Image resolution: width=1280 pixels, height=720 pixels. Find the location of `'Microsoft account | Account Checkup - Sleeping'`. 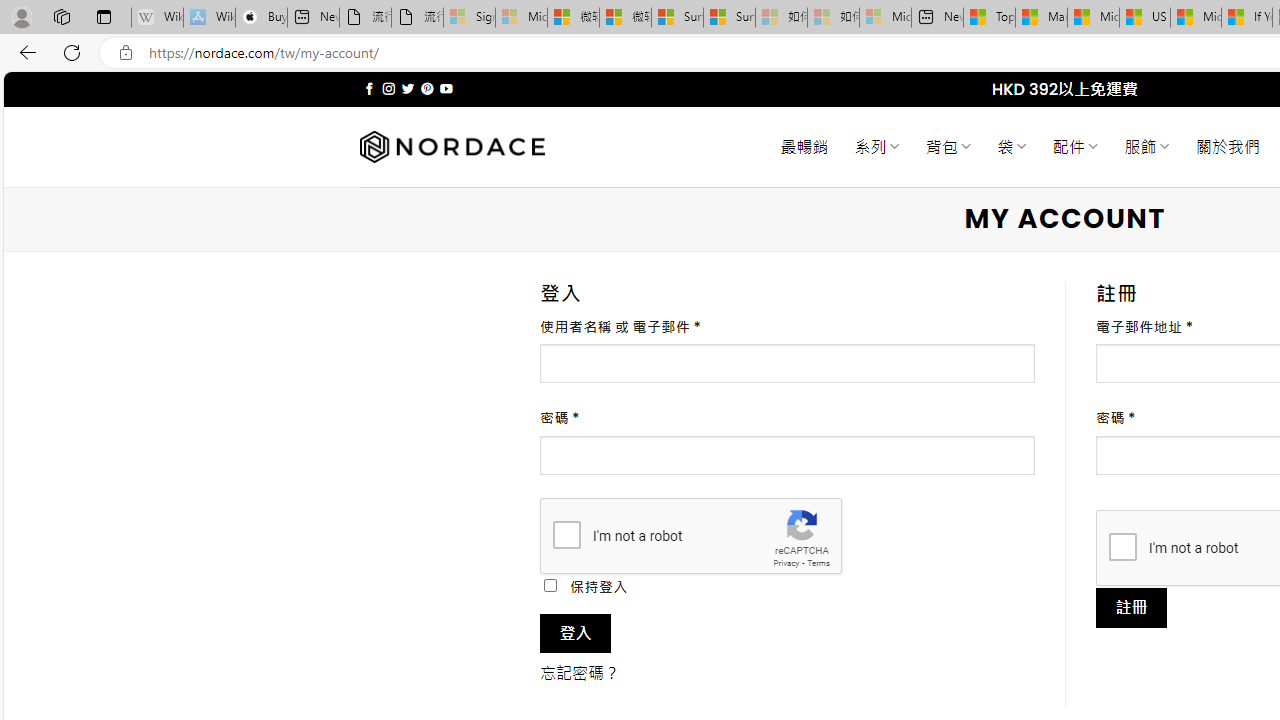

'Microsoft account | Account Checkup - Sleeping' is located at coordinates (884, 17).